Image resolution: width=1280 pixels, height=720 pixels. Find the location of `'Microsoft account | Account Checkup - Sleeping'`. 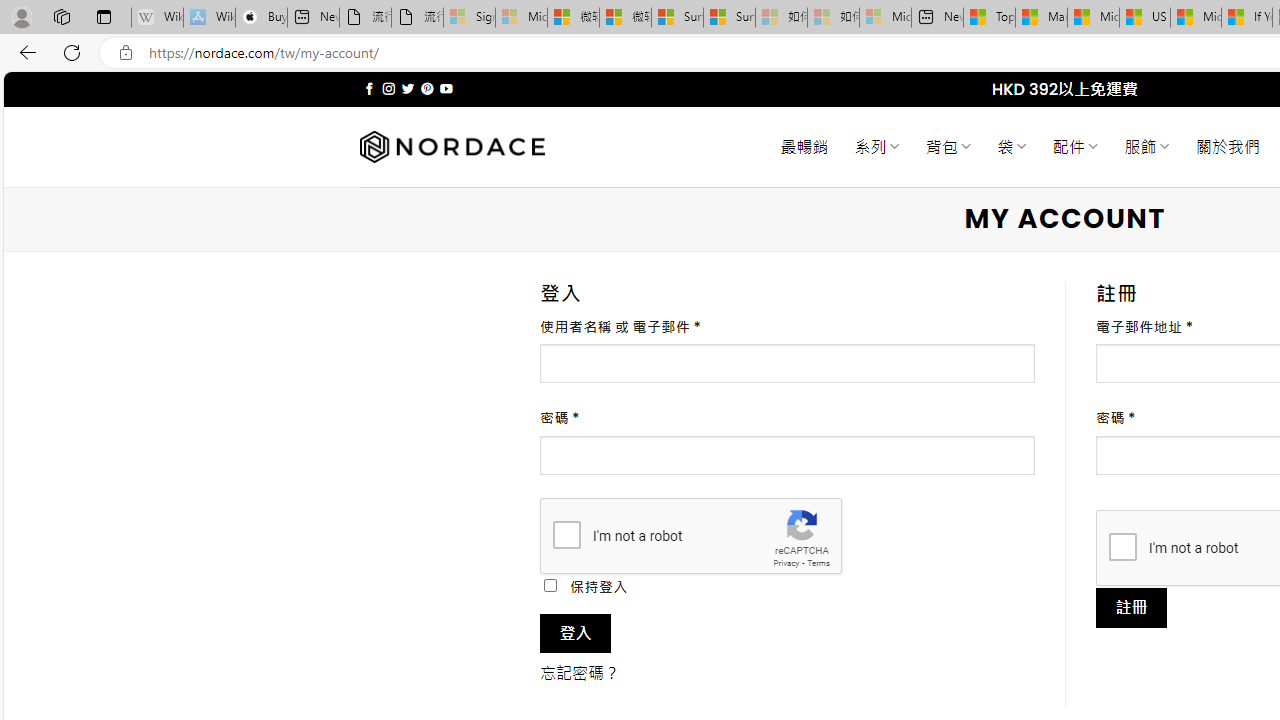

'Microsoft account | Account Checkup - Sleeping' is located at coordinates (884, 17).